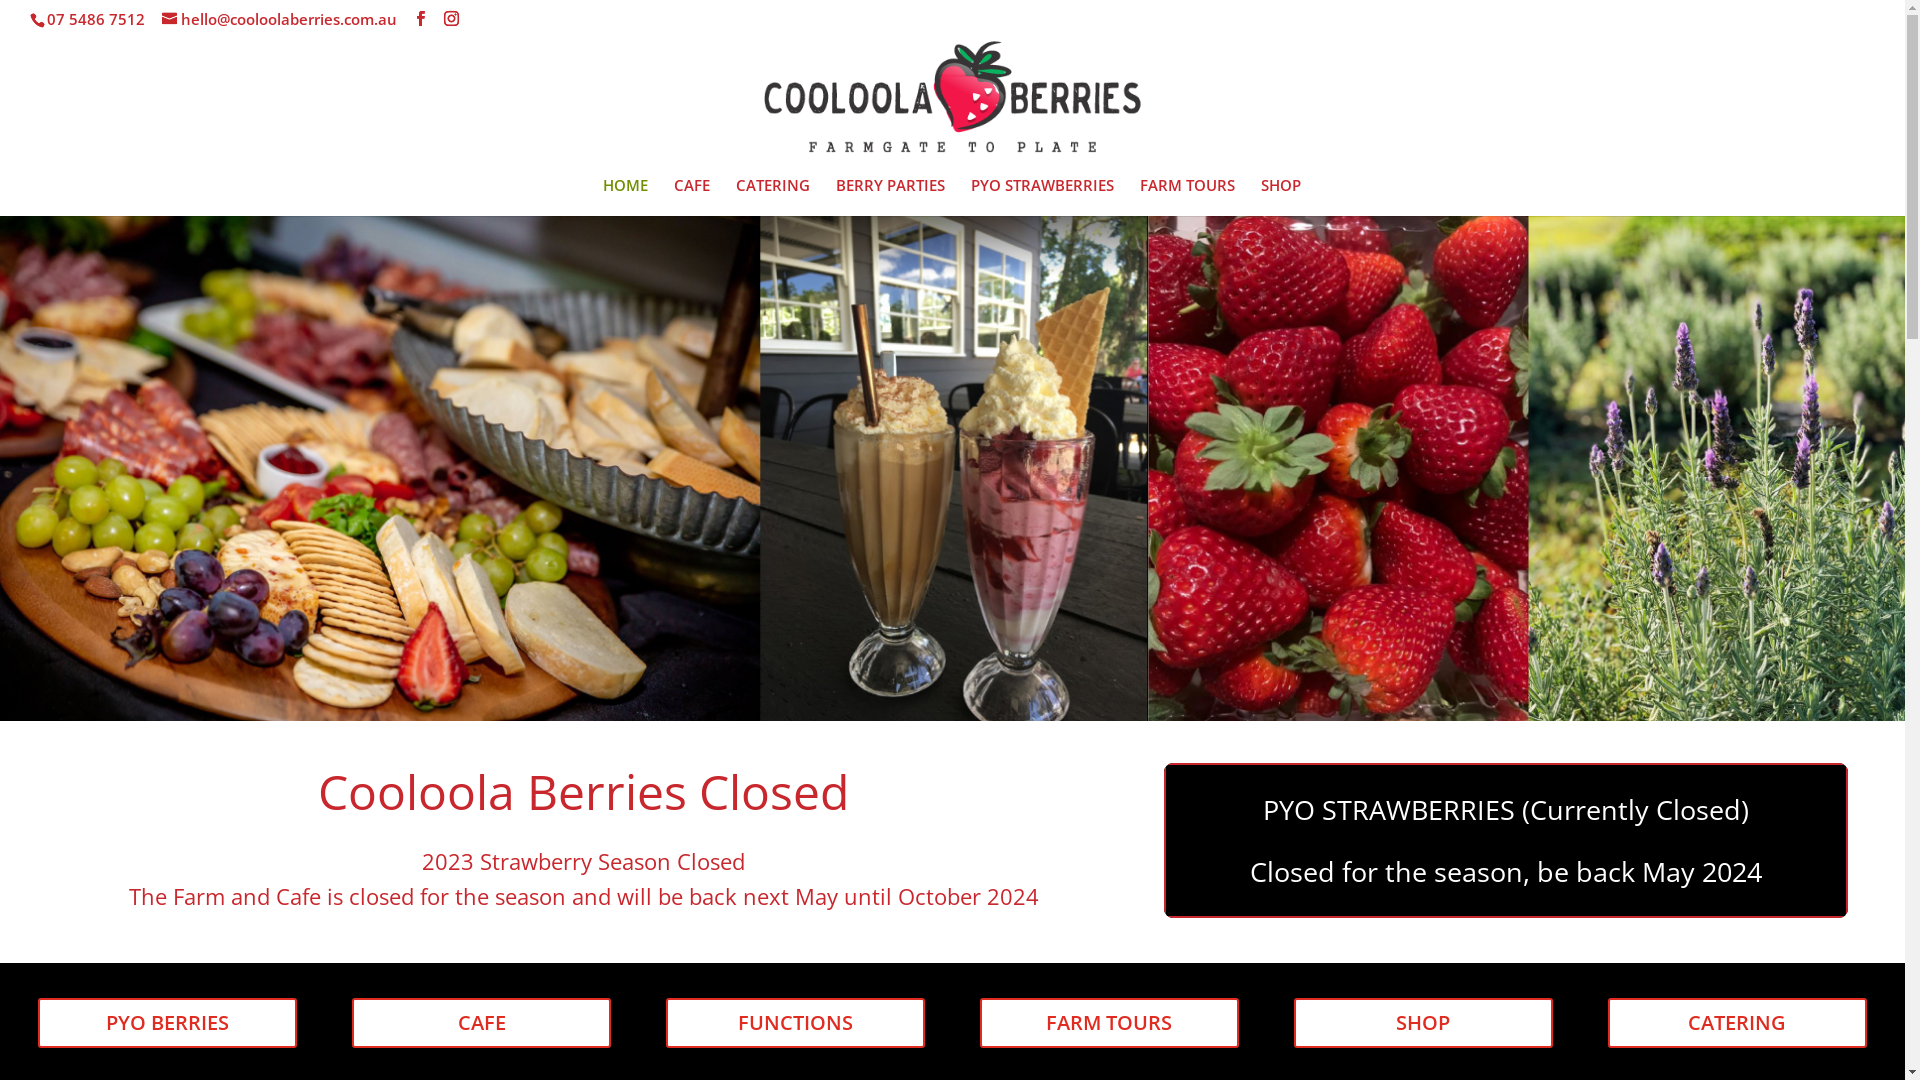 This screenshot has width=1920, height=1080. I want to click on 'PYO BERRIES', so click(167, 1022).